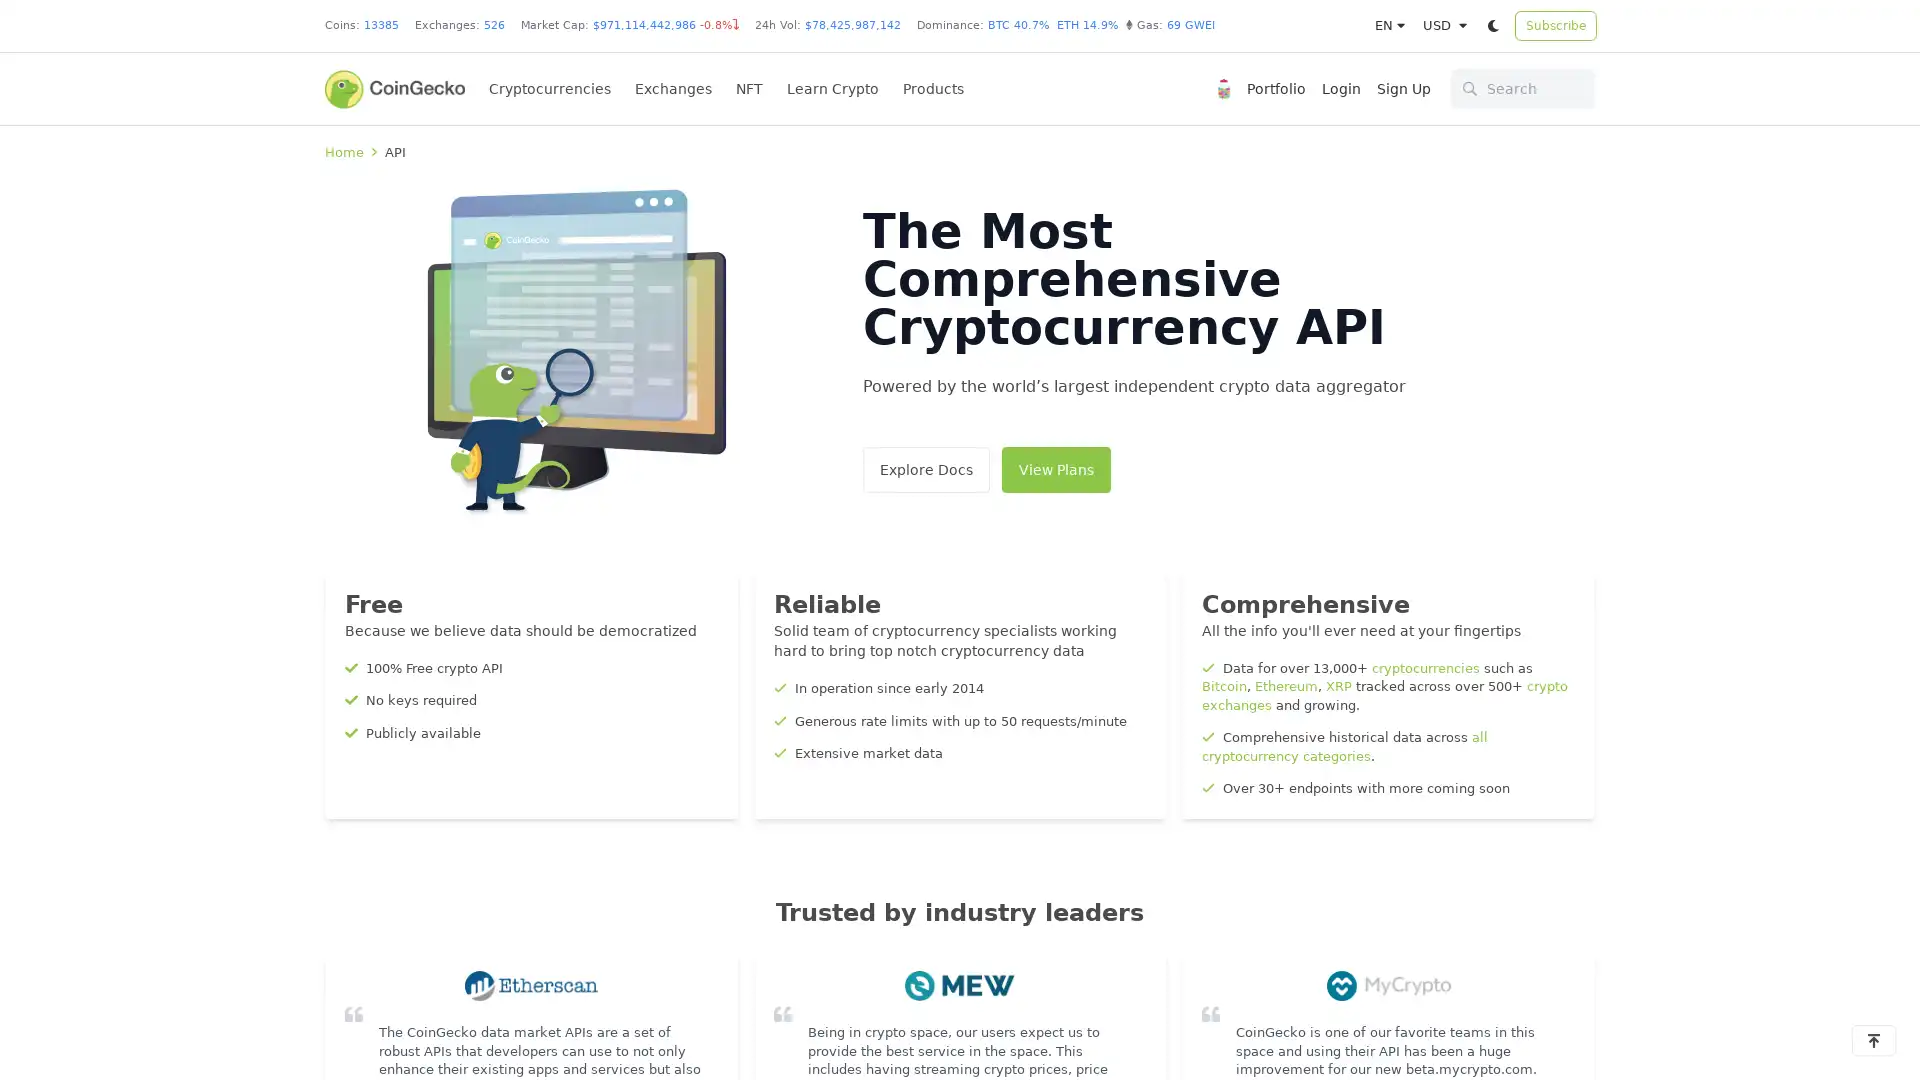 This screenshot has width=1920, height=1080. Describe the element at coordinates (1554, 26) in the screenshot. I see `Subscribe` at that location.